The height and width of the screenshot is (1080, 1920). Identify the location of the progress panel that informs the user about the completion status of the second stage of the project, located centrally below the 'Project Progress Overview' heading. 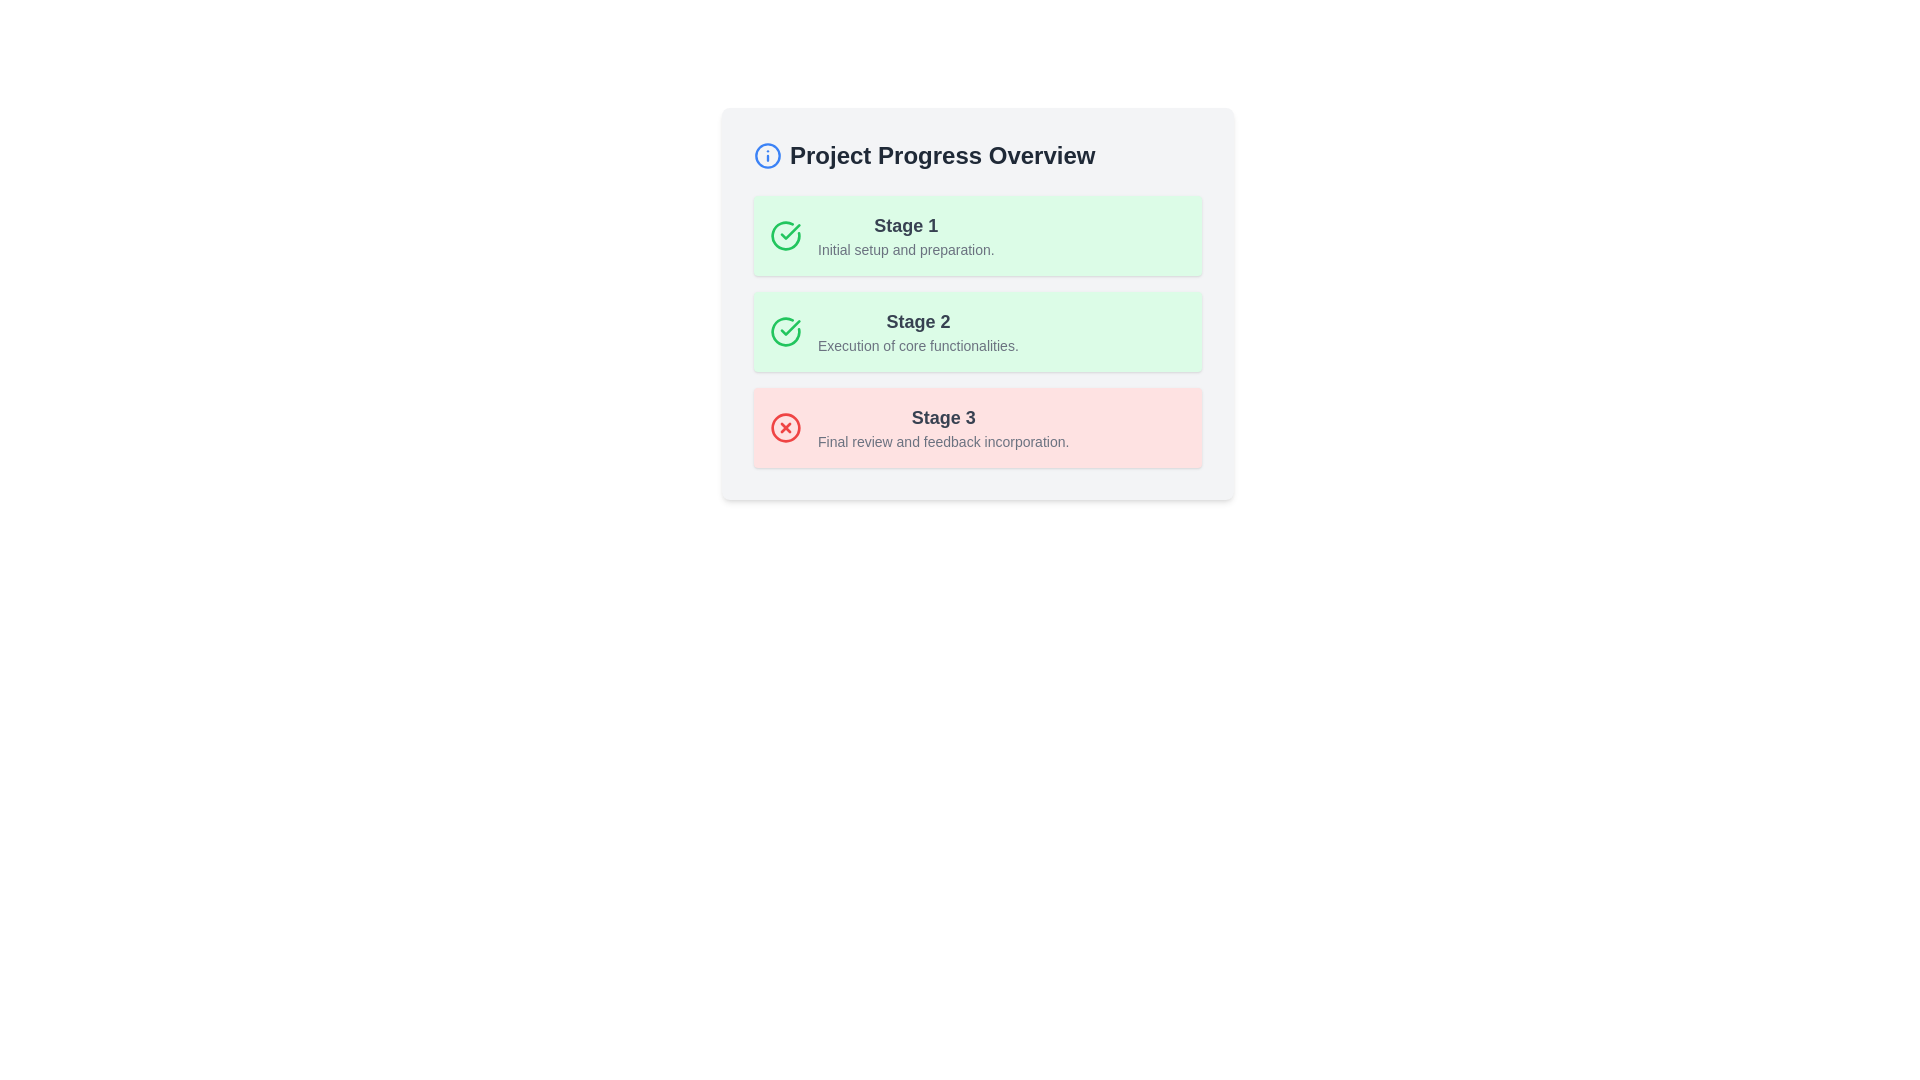
(978, 304).